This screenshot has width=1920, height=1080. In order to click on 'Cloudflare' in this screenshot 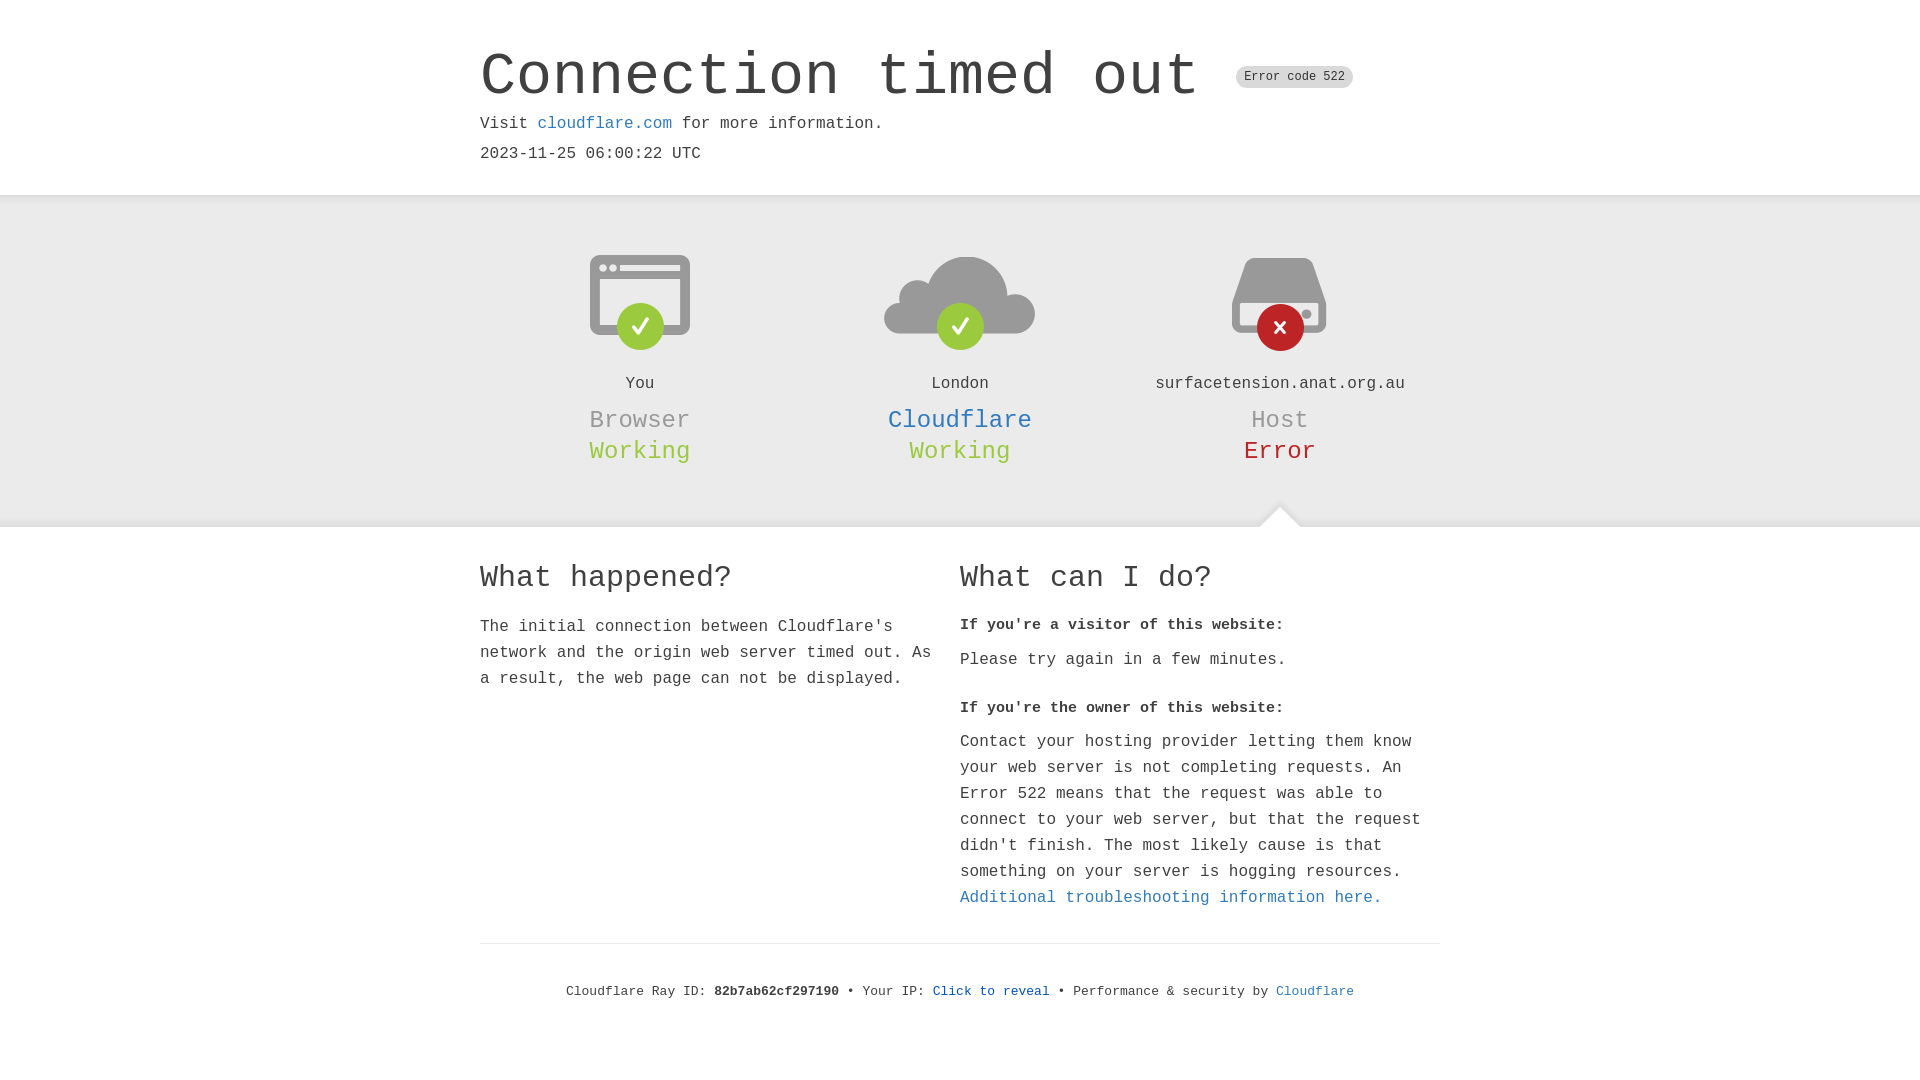, I will do `click(960, 419)`.